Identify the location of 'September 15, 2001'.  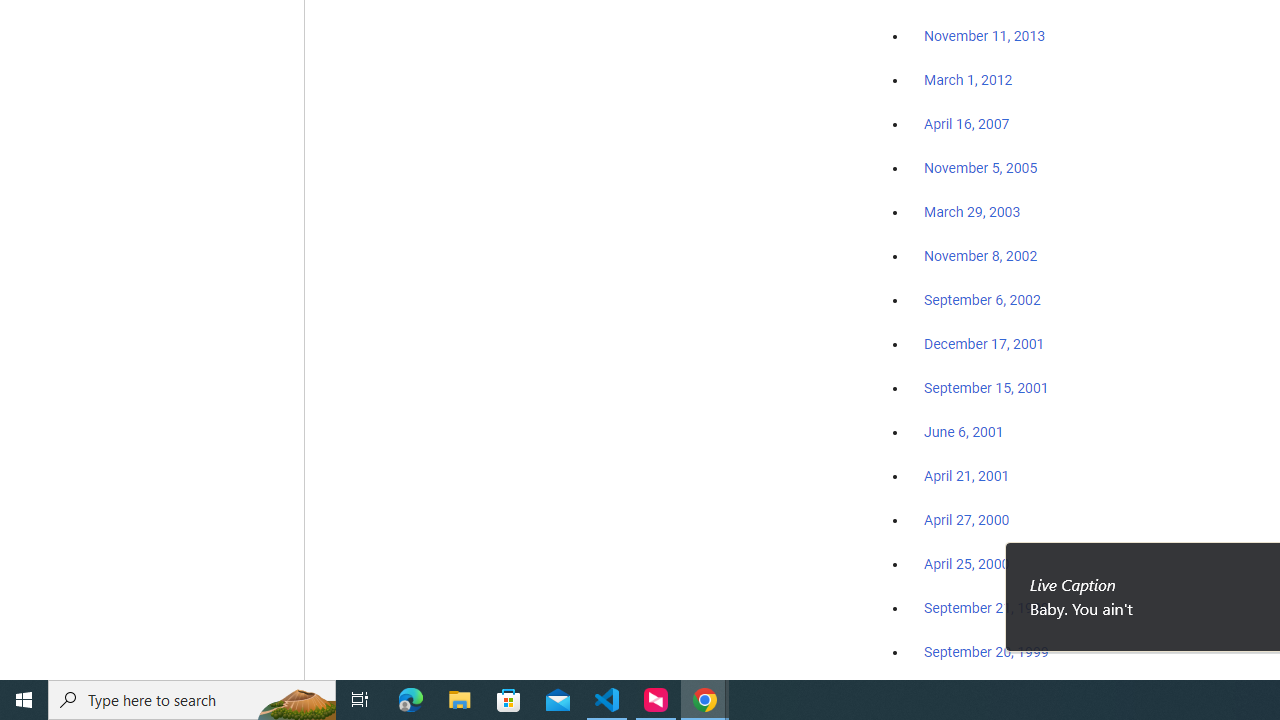
(986, 387).